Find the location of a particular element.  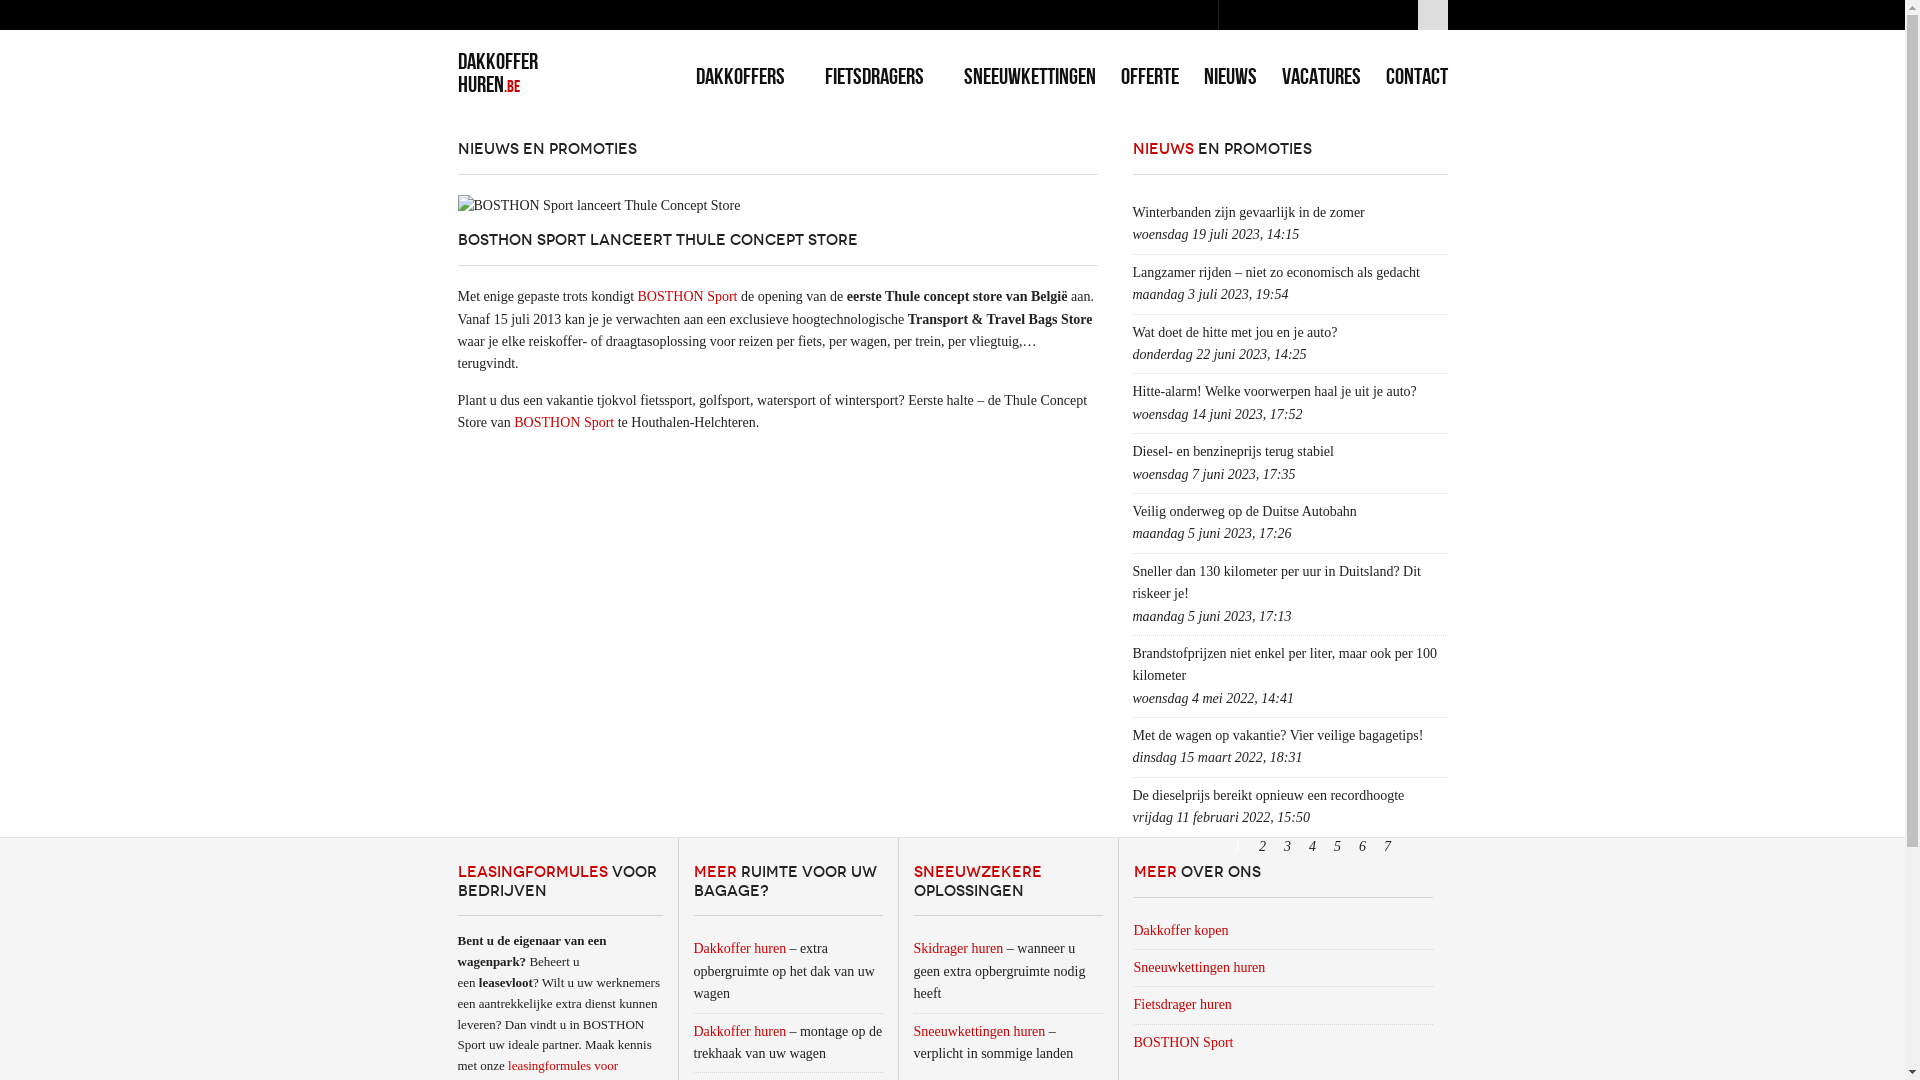

'DAKKOFFER HUREN' is located at coordinates (456, 71).